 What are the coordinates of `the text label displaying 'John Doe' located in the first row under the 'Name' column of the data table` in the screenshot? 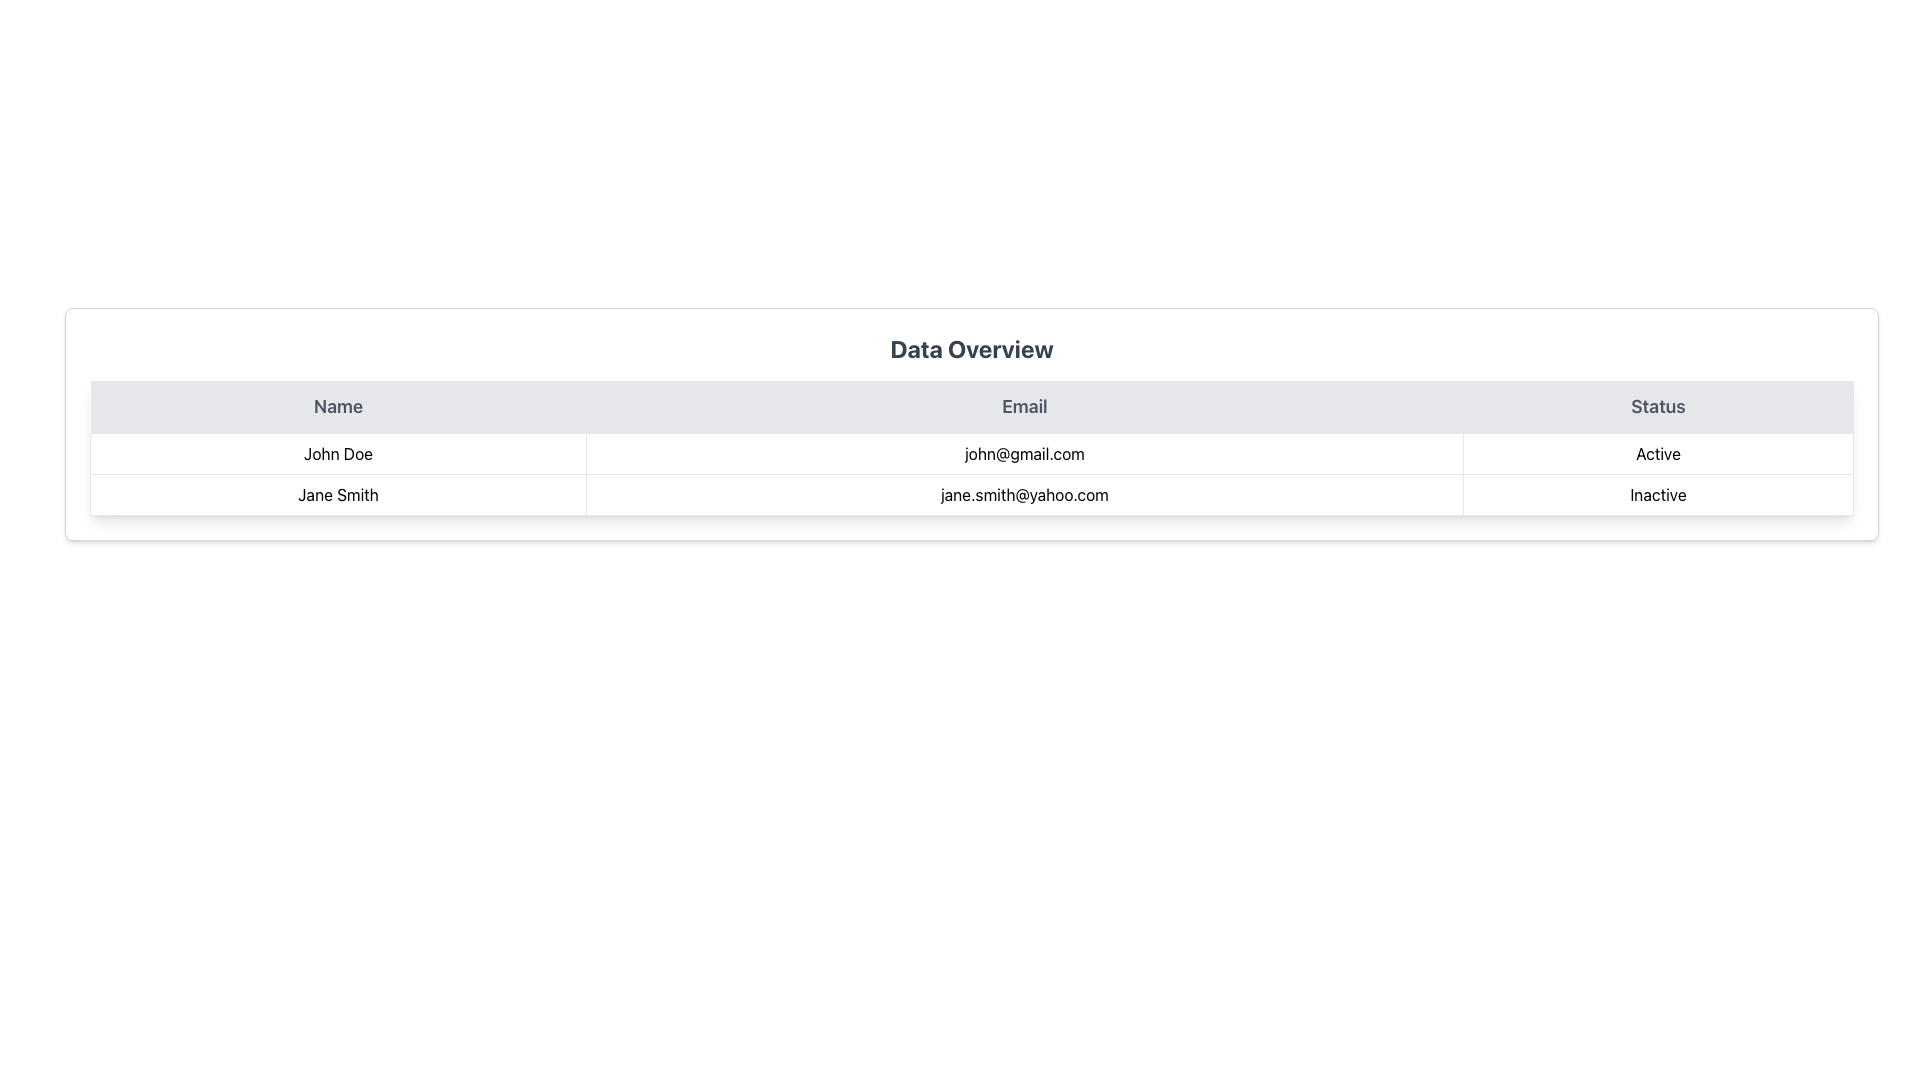 It's located at (338, 454).